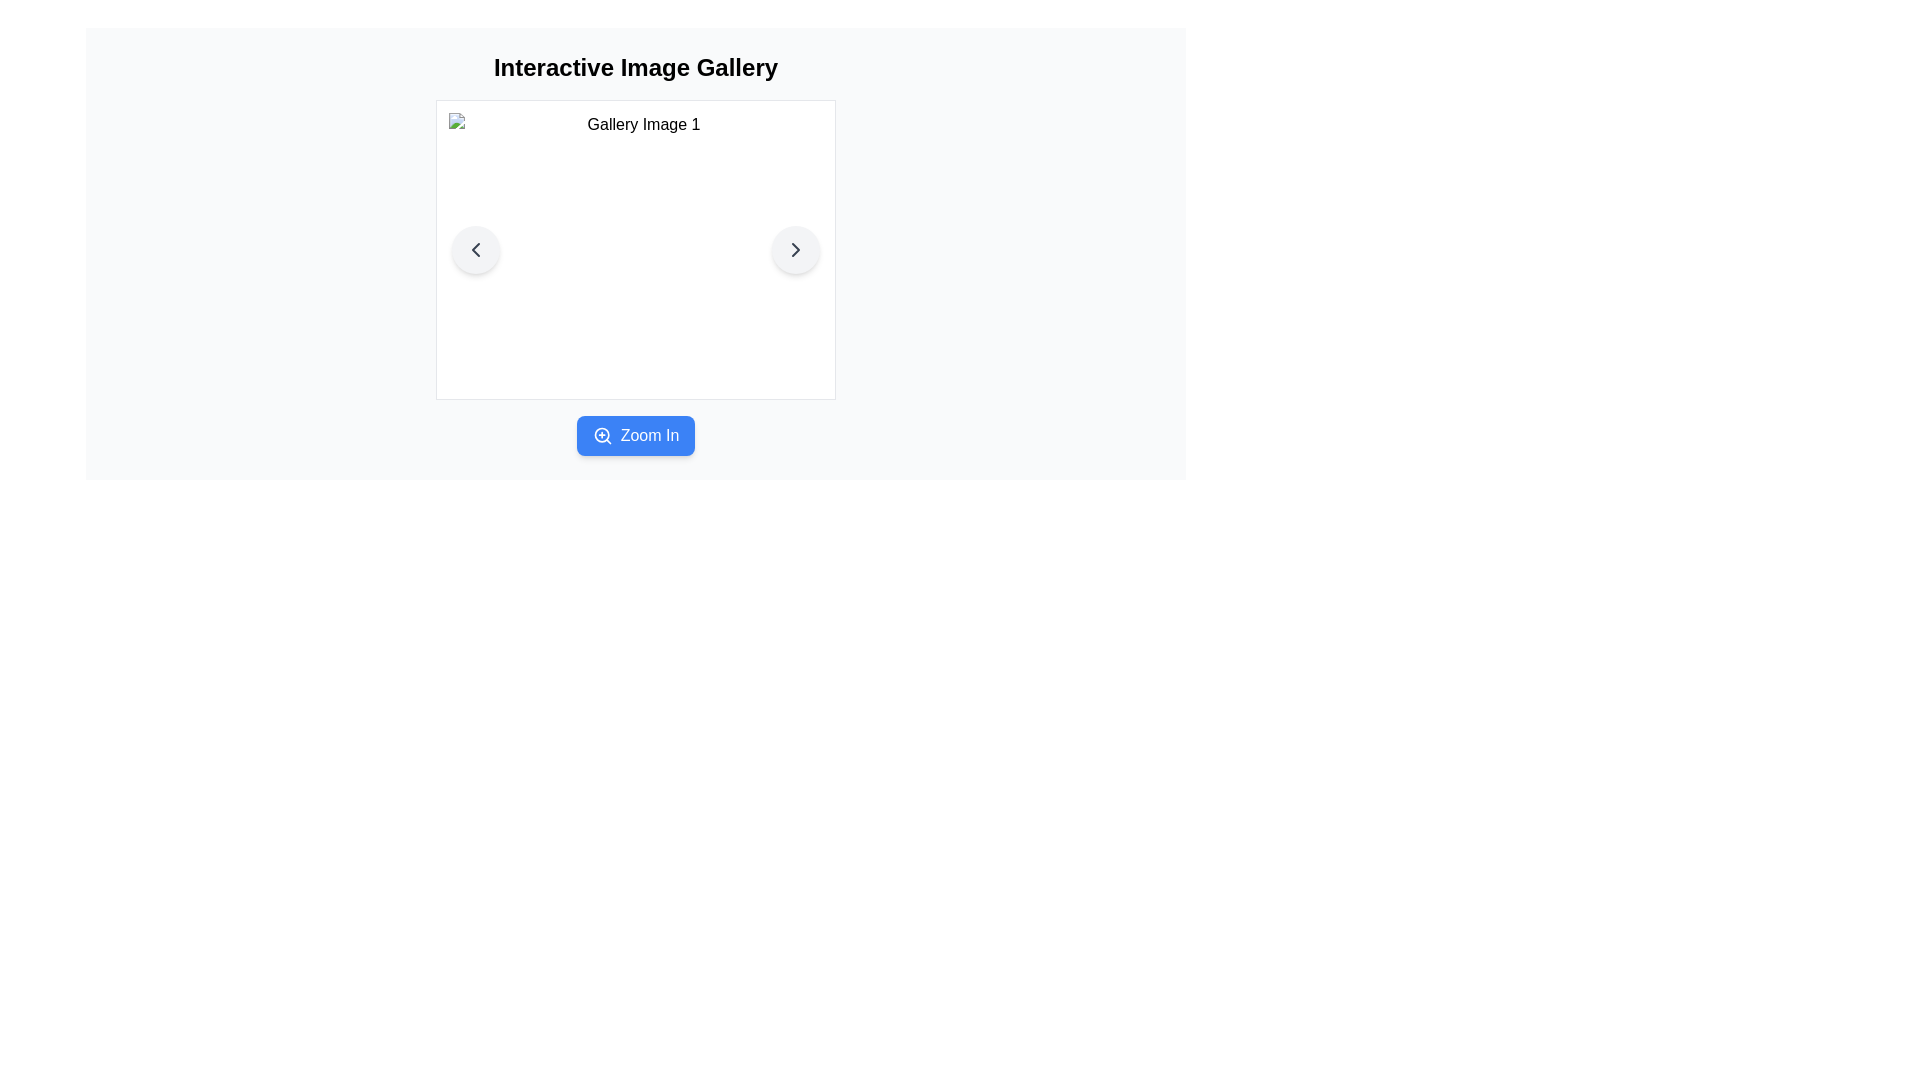 This screenshot has width=1920, height=1080. I want to click on the decorative circle icon that is part of the 'Zoom In' button located below the image gallery, so click(600, 434).